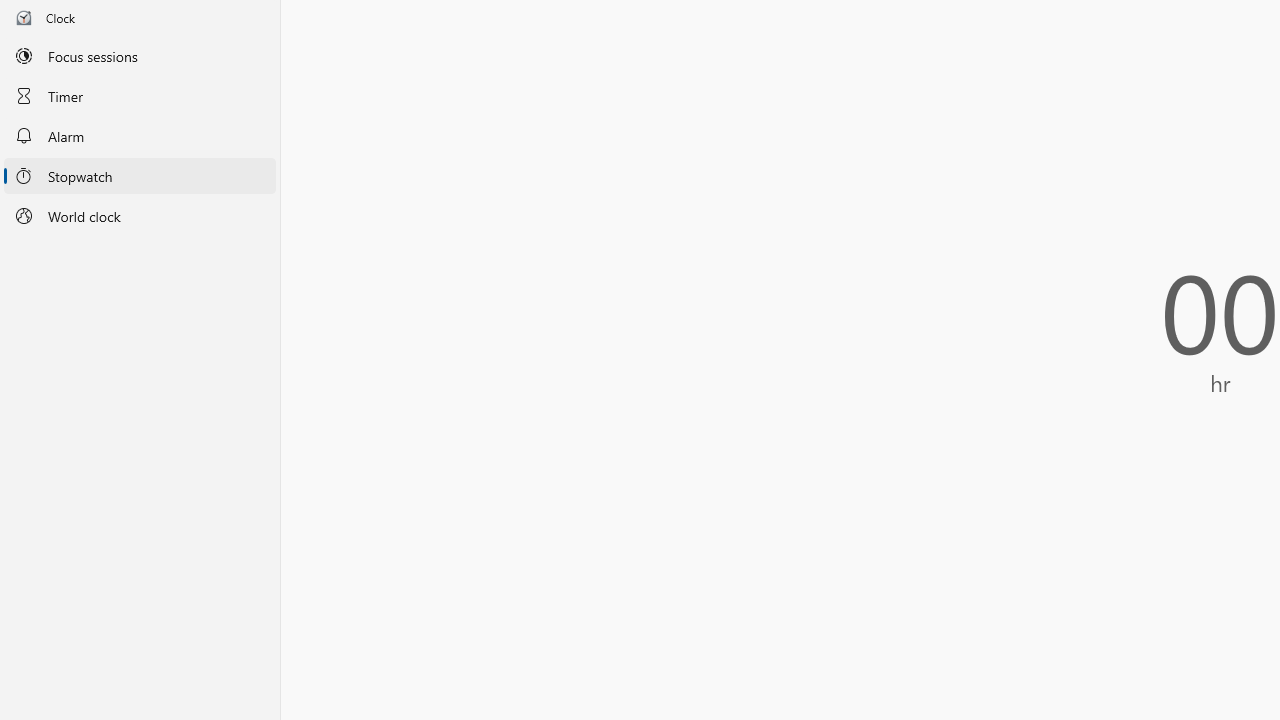 The image size is (1280, 720). What do you see at coordinates (139, 174) in the screenshot?
I see `'Stopwatch'` at bounding box center [139, 174].